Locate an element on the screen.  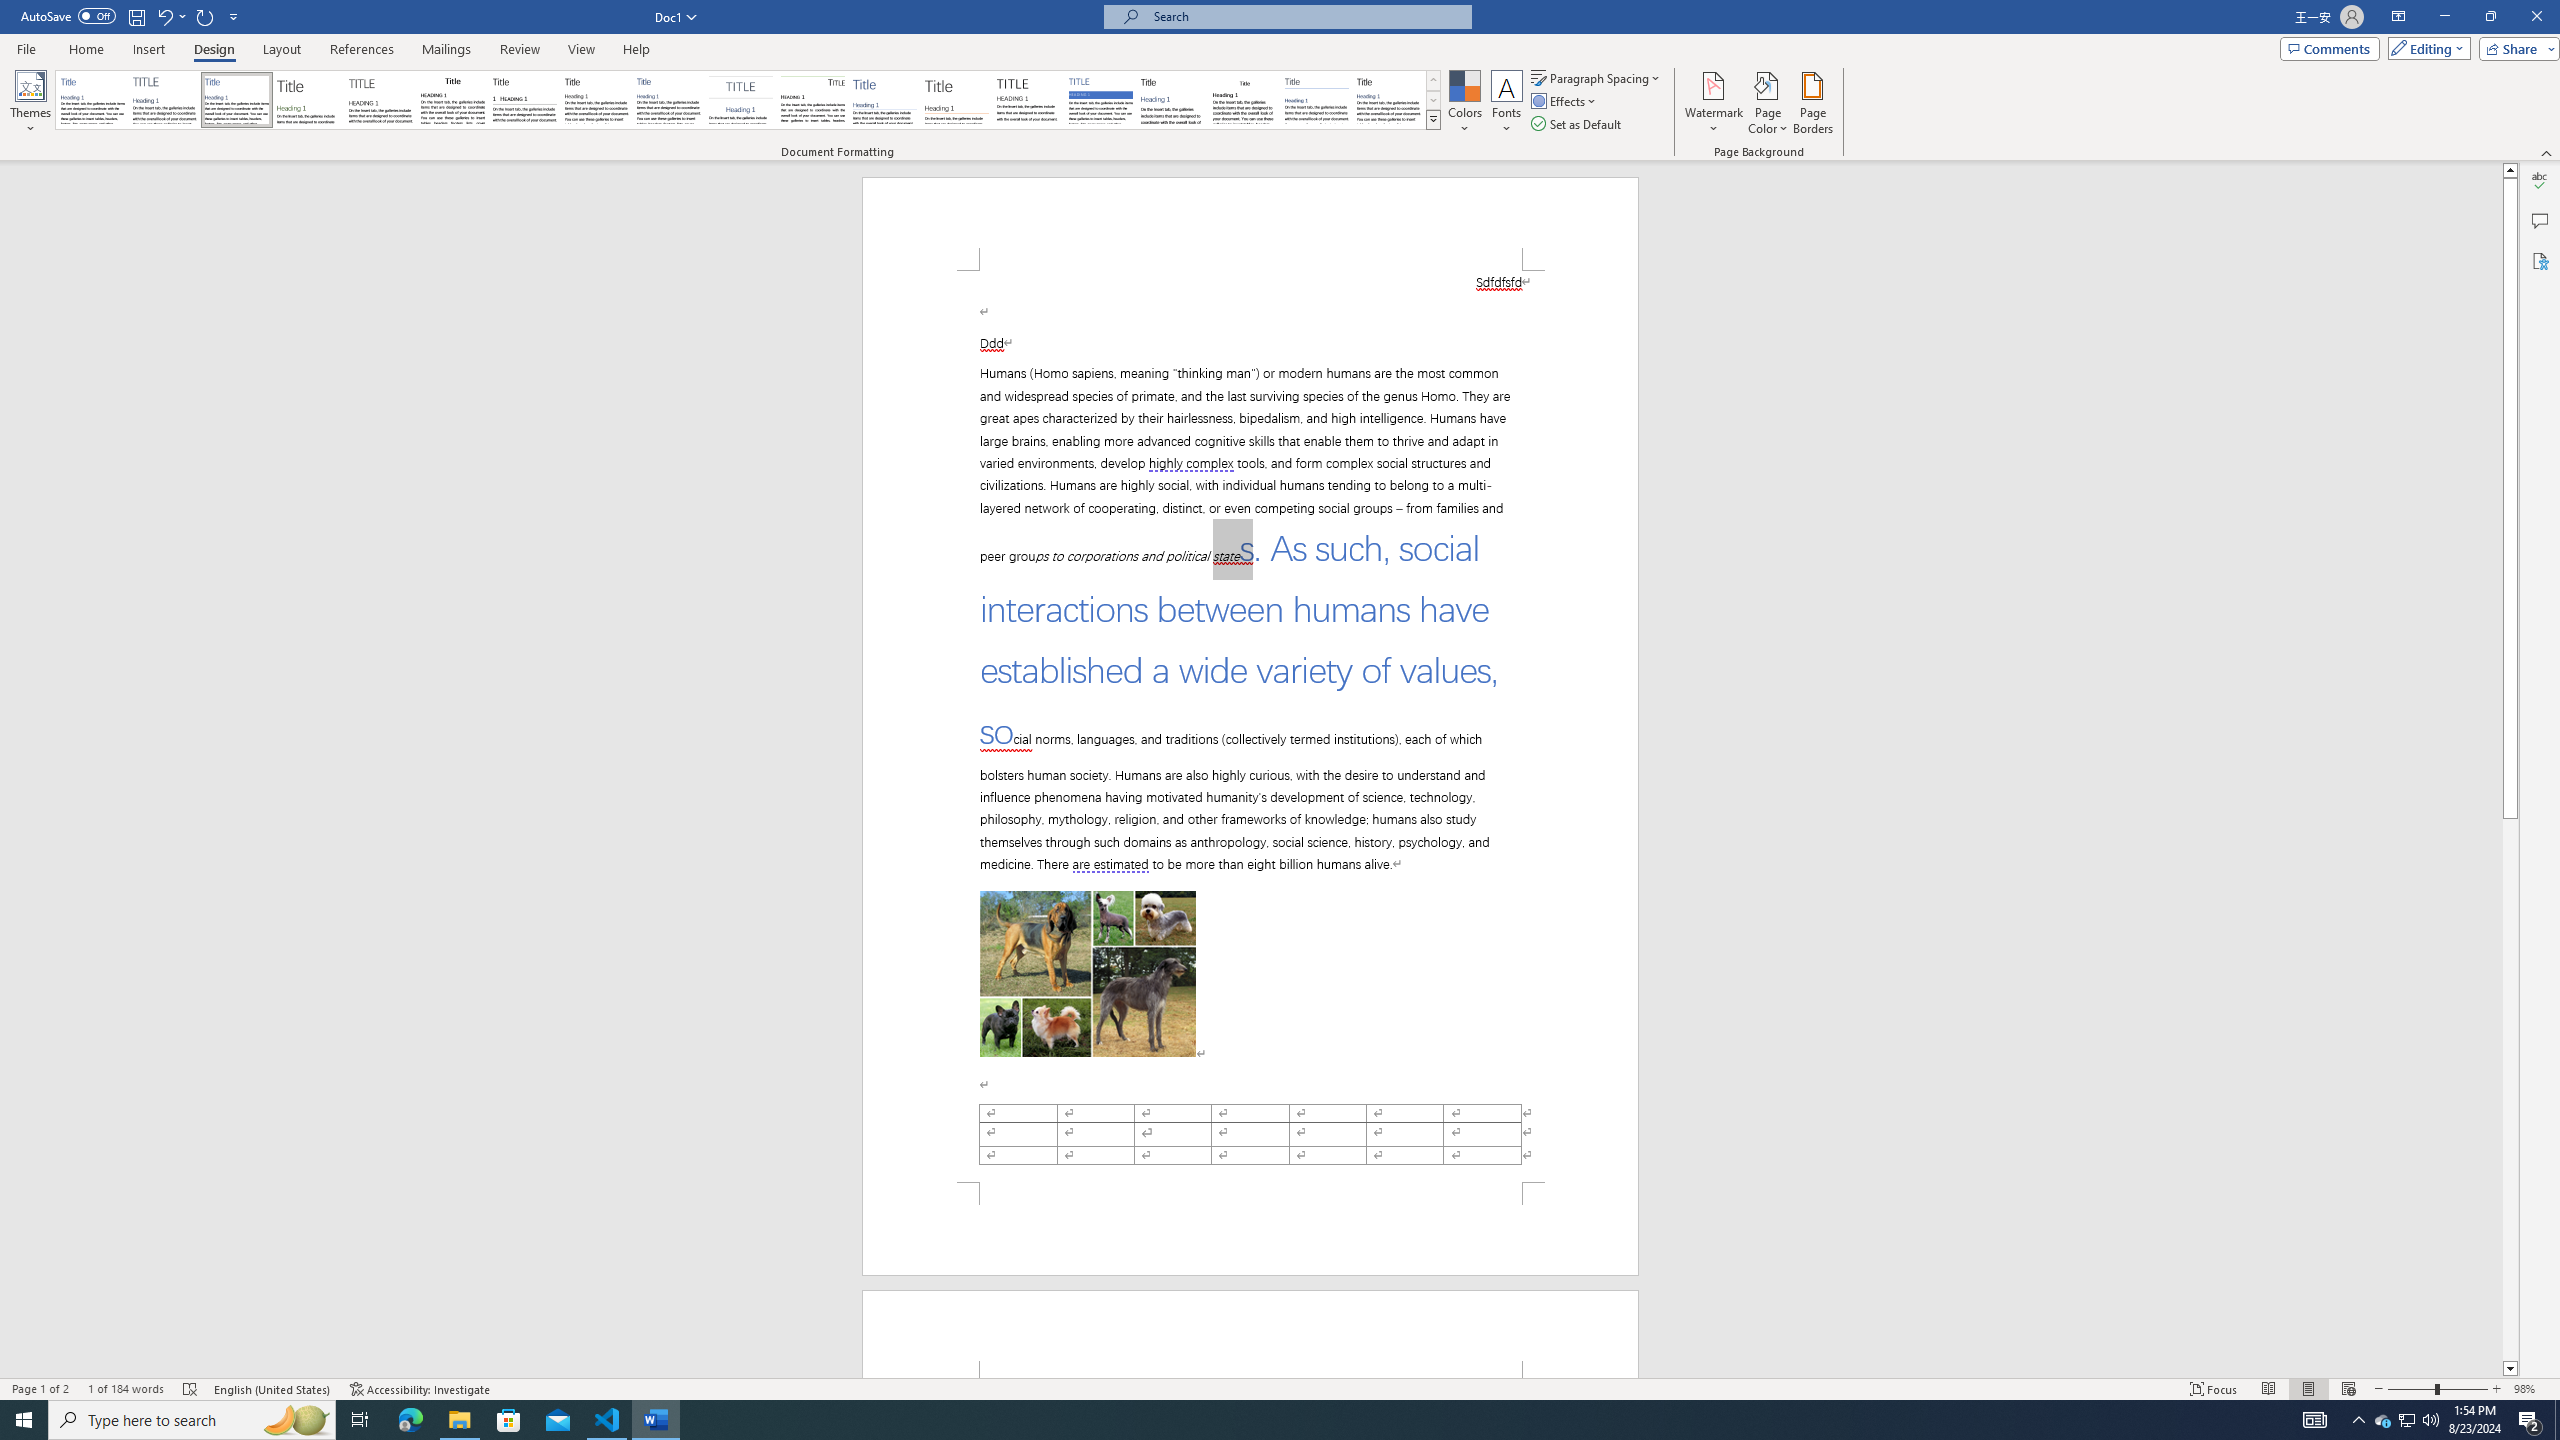
'Editing' is located at coordinates (2425, 47).